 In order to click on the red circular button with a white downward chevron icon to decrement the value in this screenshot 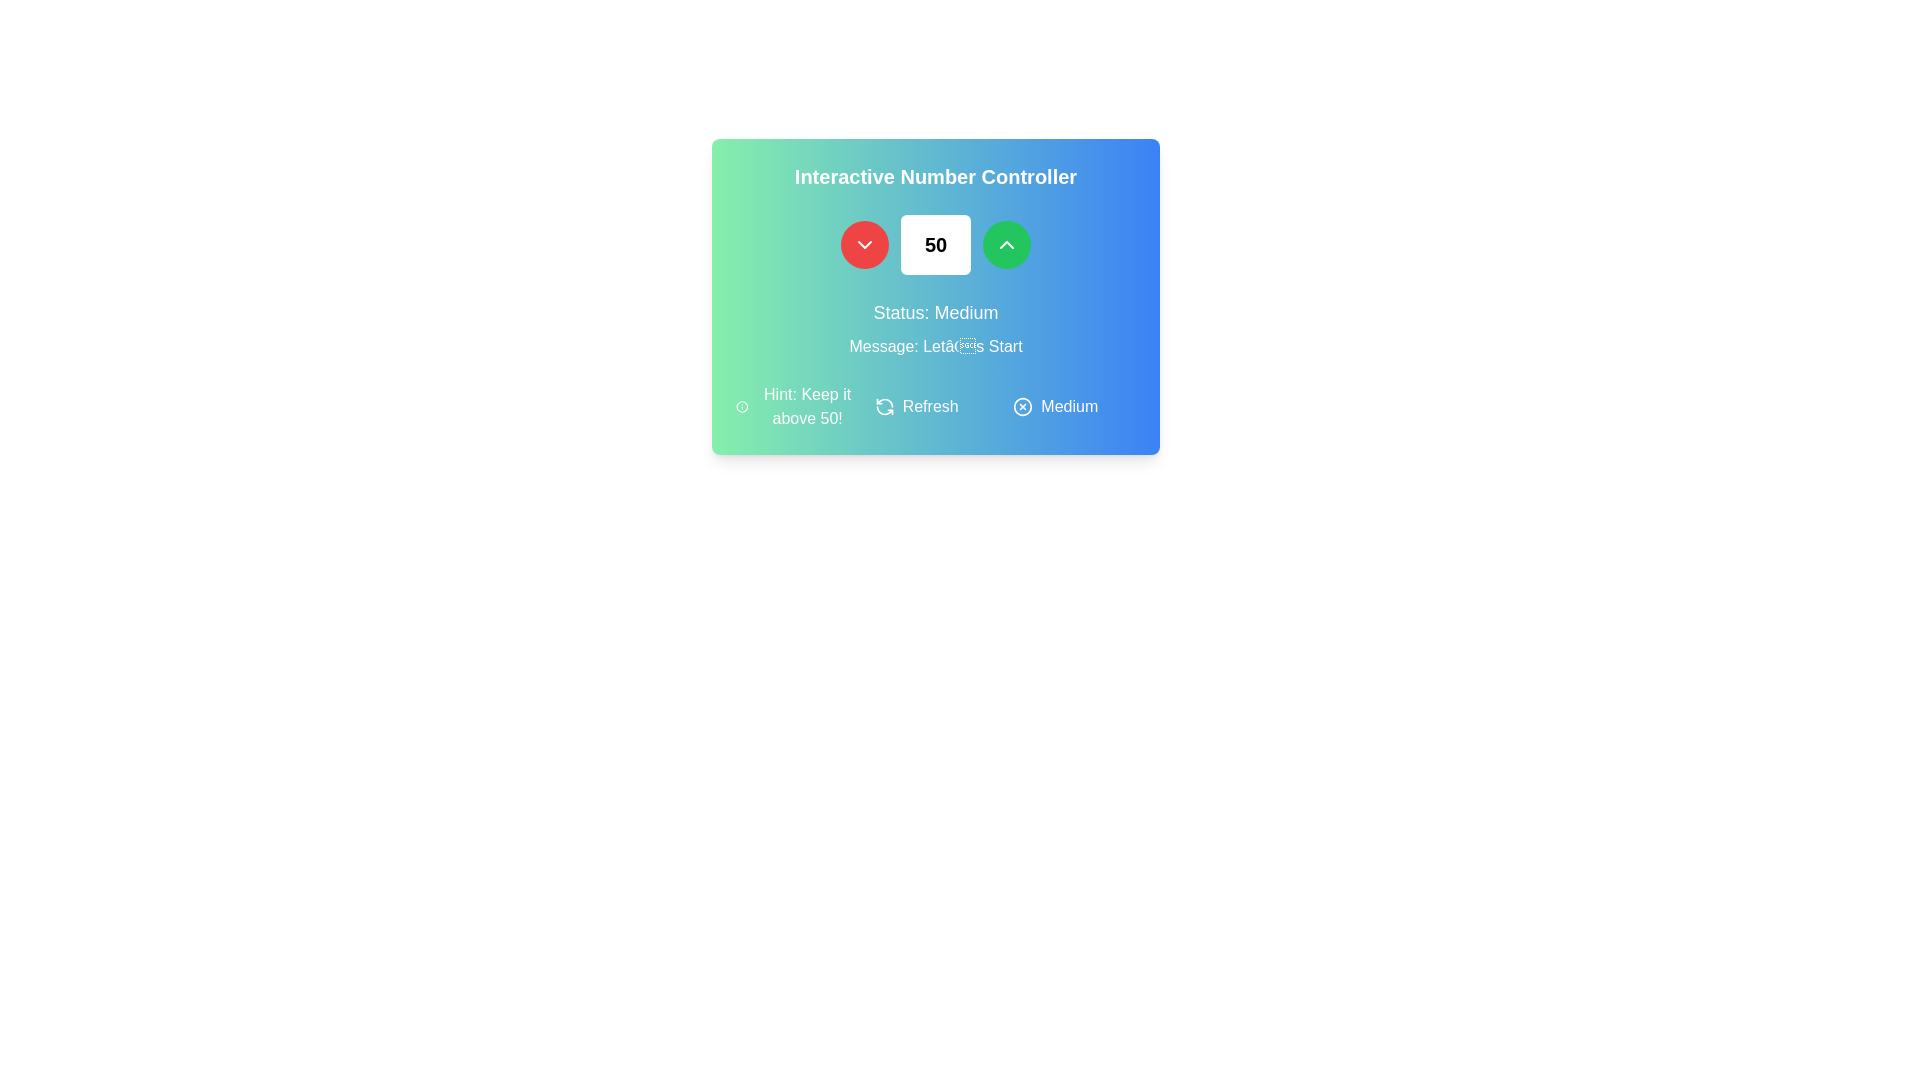, I will do `click(864, 244)`.